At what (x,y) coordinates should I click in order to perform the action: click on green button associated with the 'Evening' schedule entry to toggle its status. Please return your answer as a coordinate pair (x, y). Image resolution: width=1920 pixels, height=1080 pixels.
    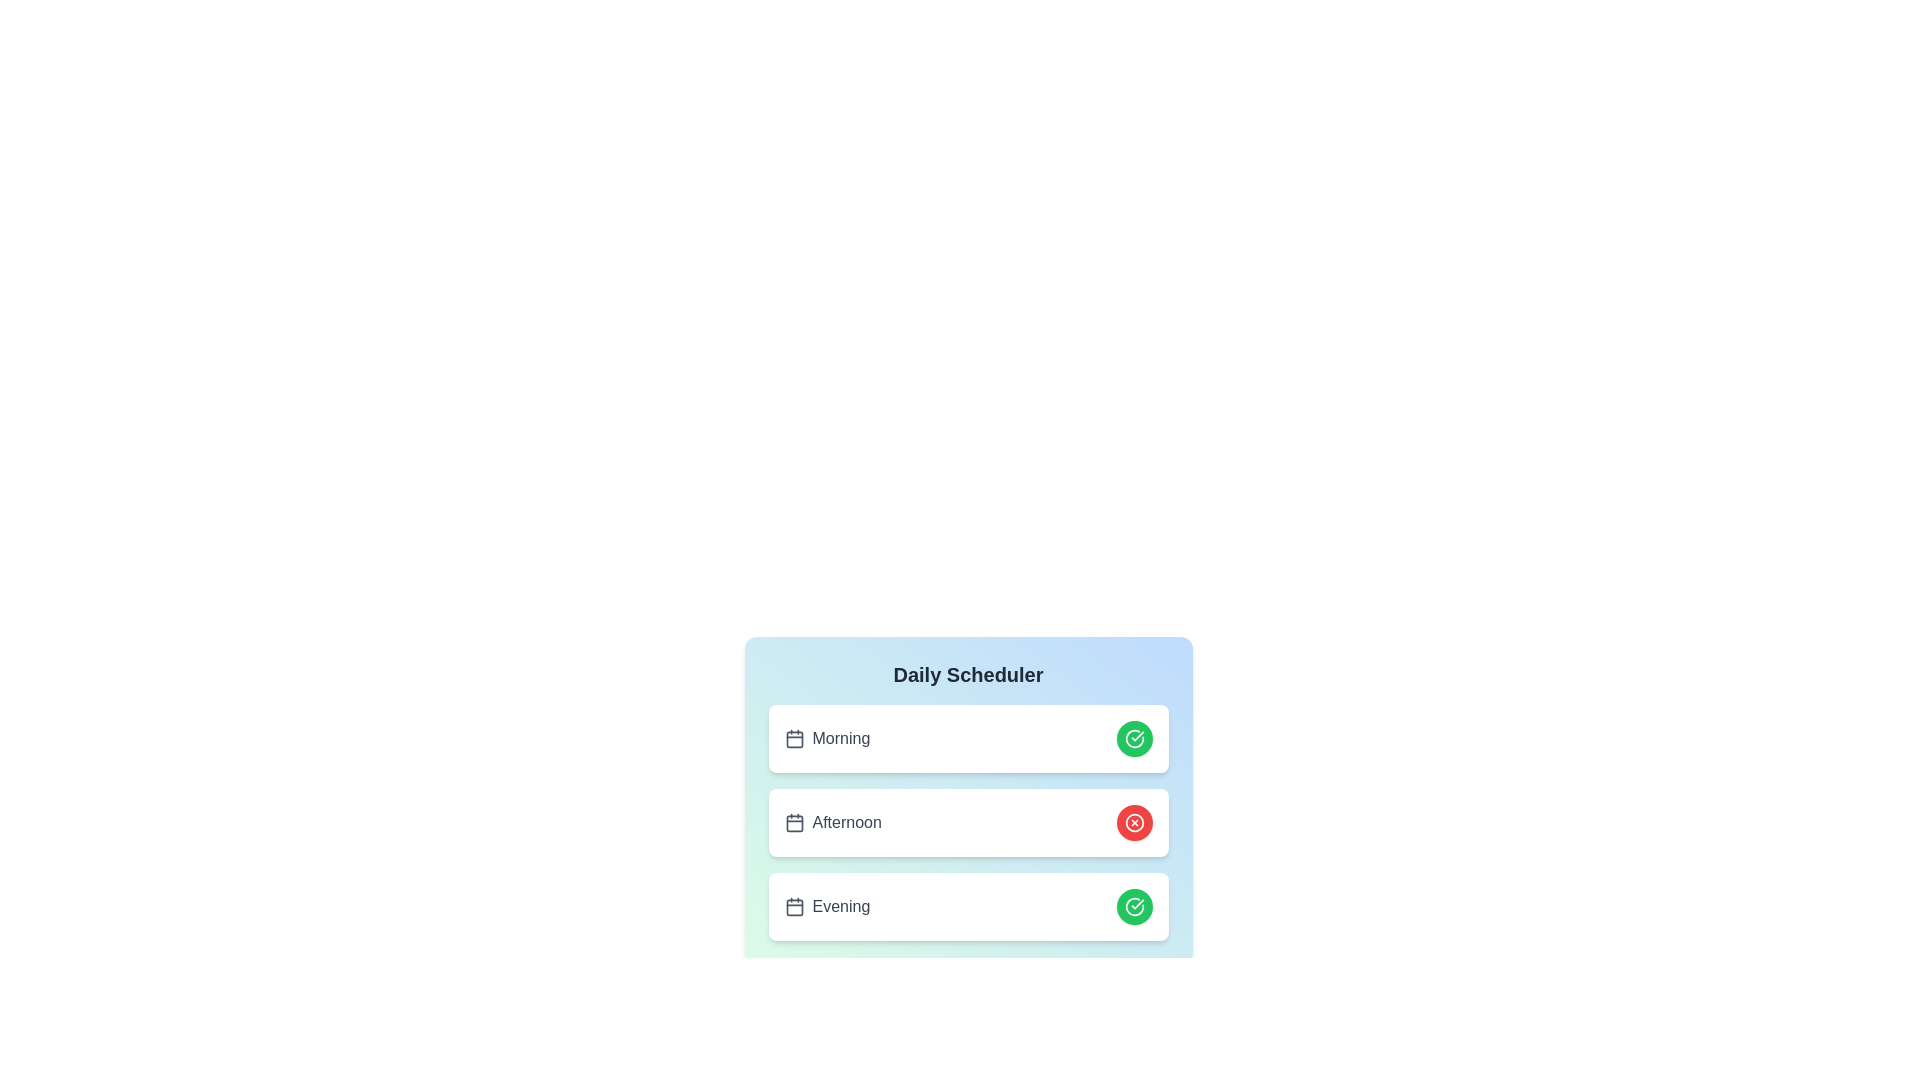
    Looking at the image, I should click on (1134, 906).